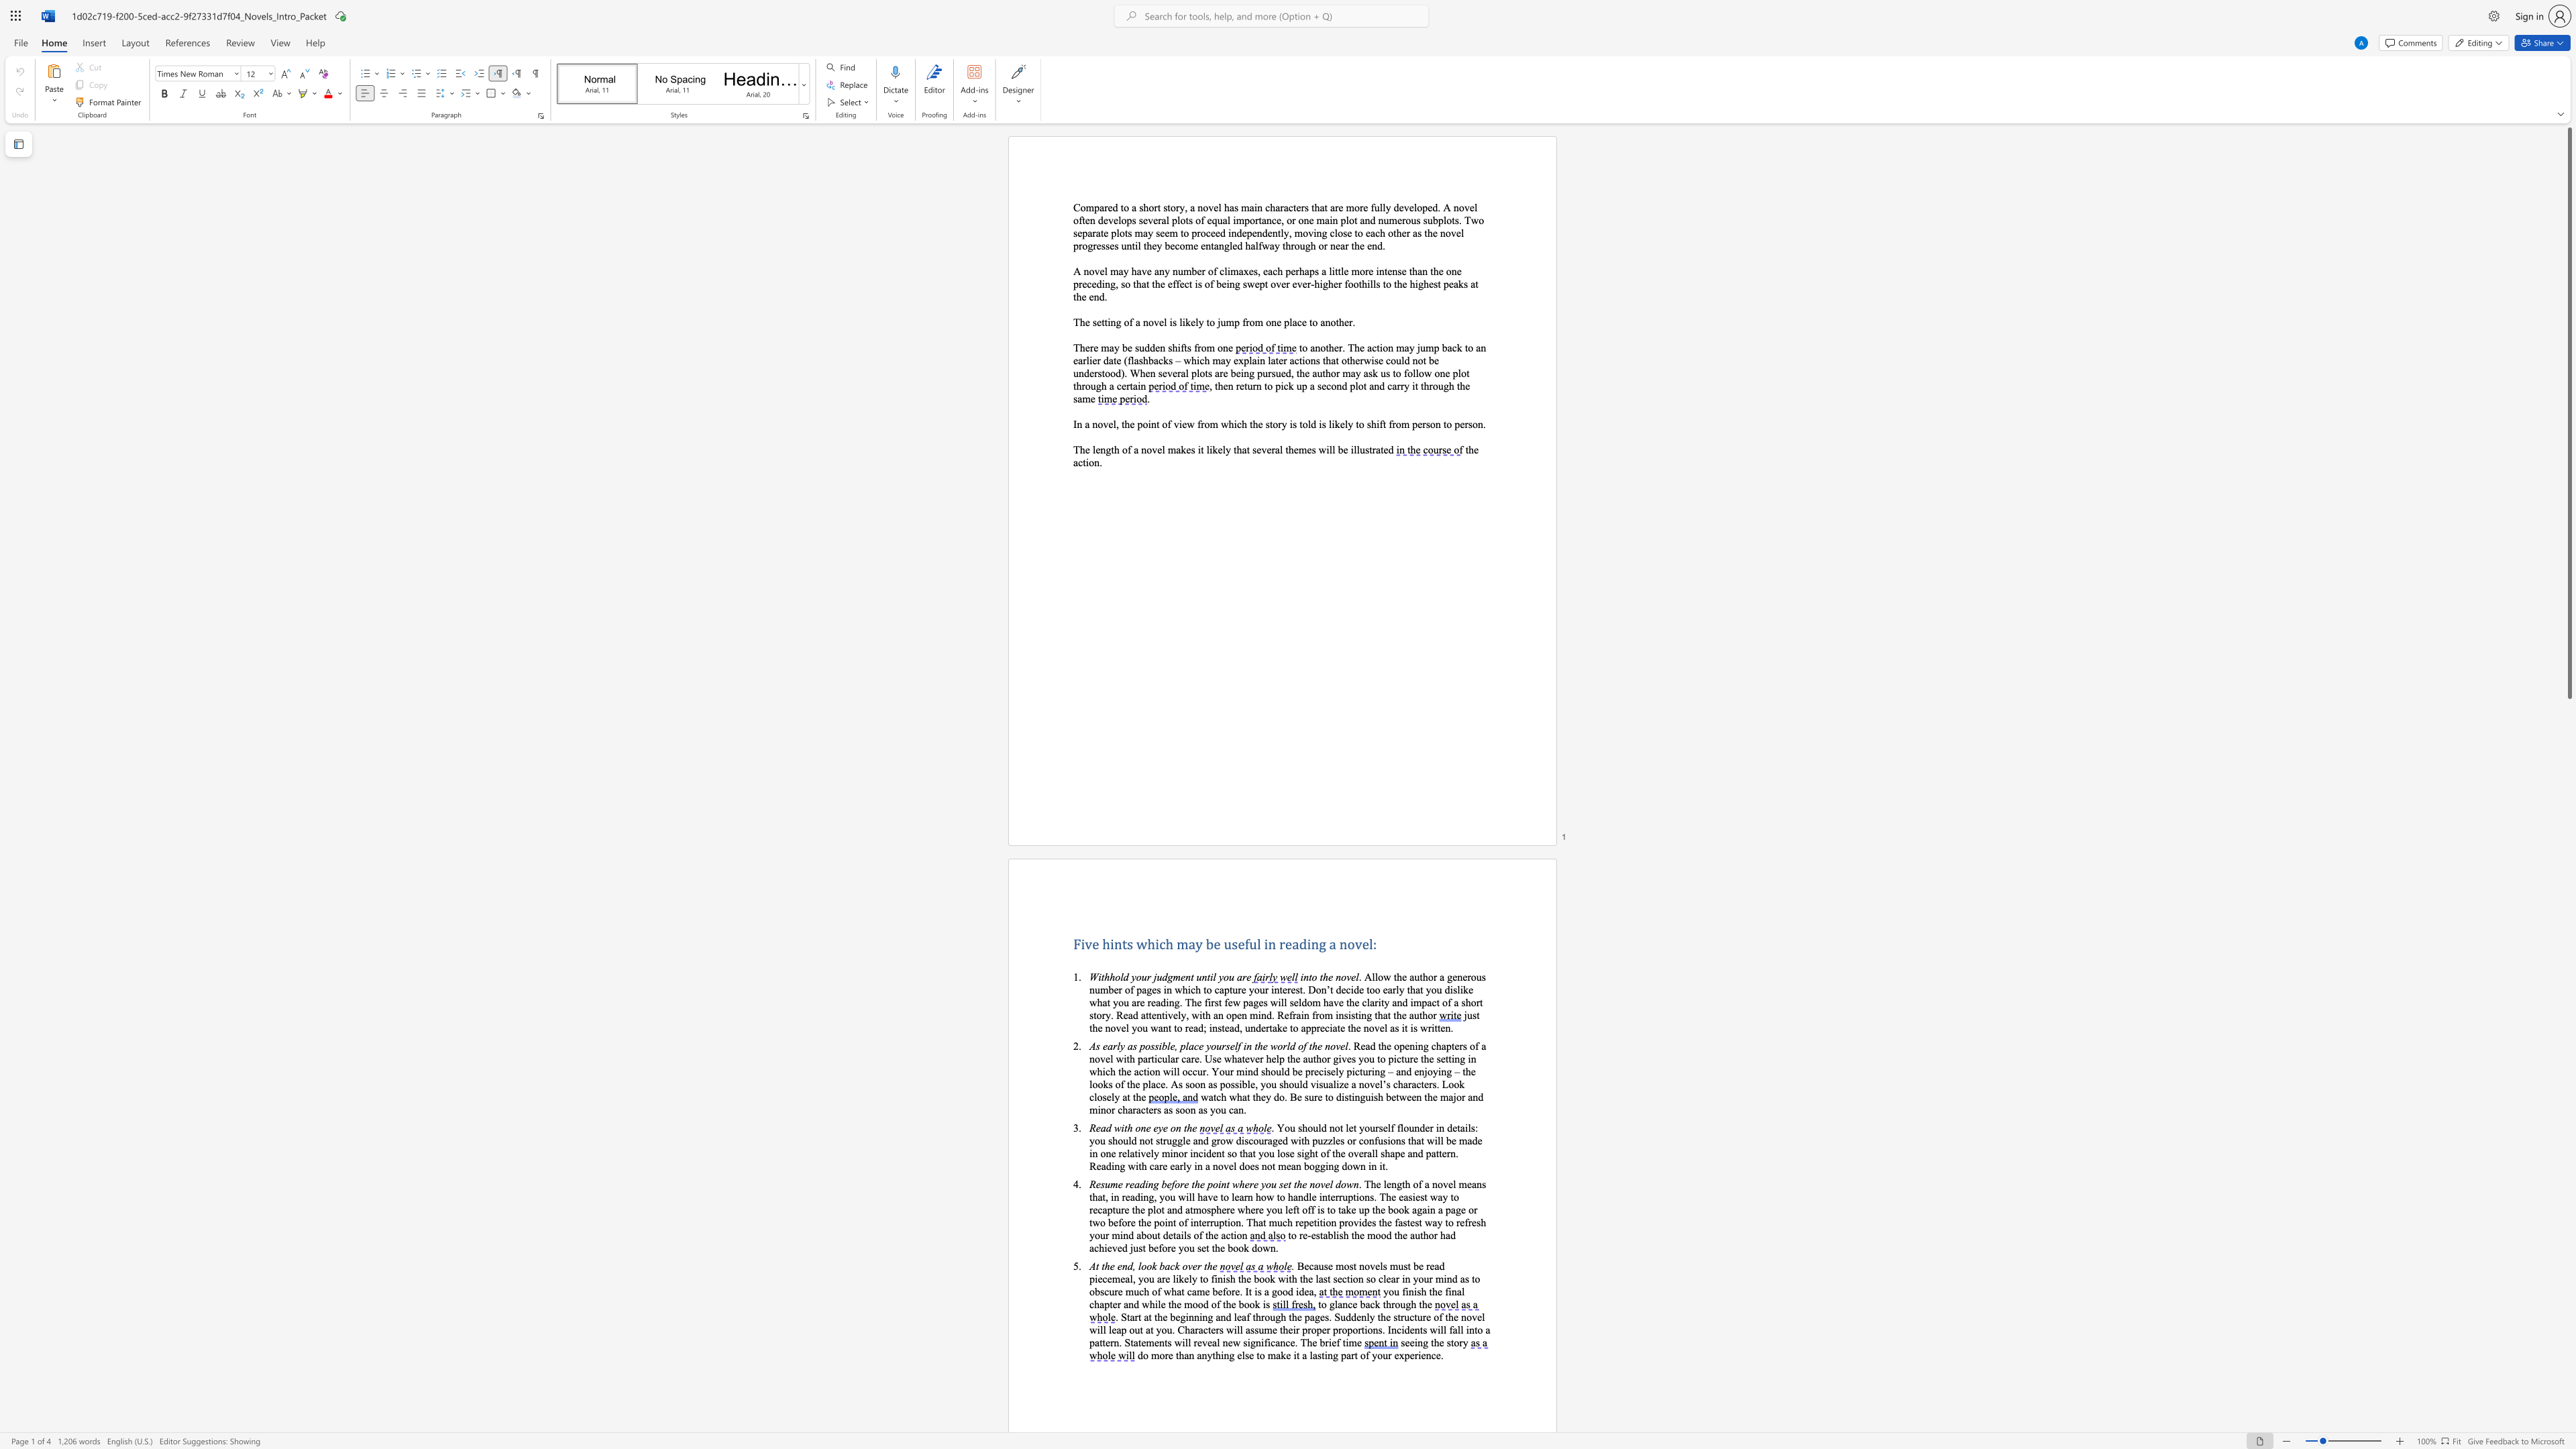 The image size is (2576, 1449). Describe the element at coordinates (1336, 423) in the screenshot. I see `the 1th character "k" in the text` at that location.